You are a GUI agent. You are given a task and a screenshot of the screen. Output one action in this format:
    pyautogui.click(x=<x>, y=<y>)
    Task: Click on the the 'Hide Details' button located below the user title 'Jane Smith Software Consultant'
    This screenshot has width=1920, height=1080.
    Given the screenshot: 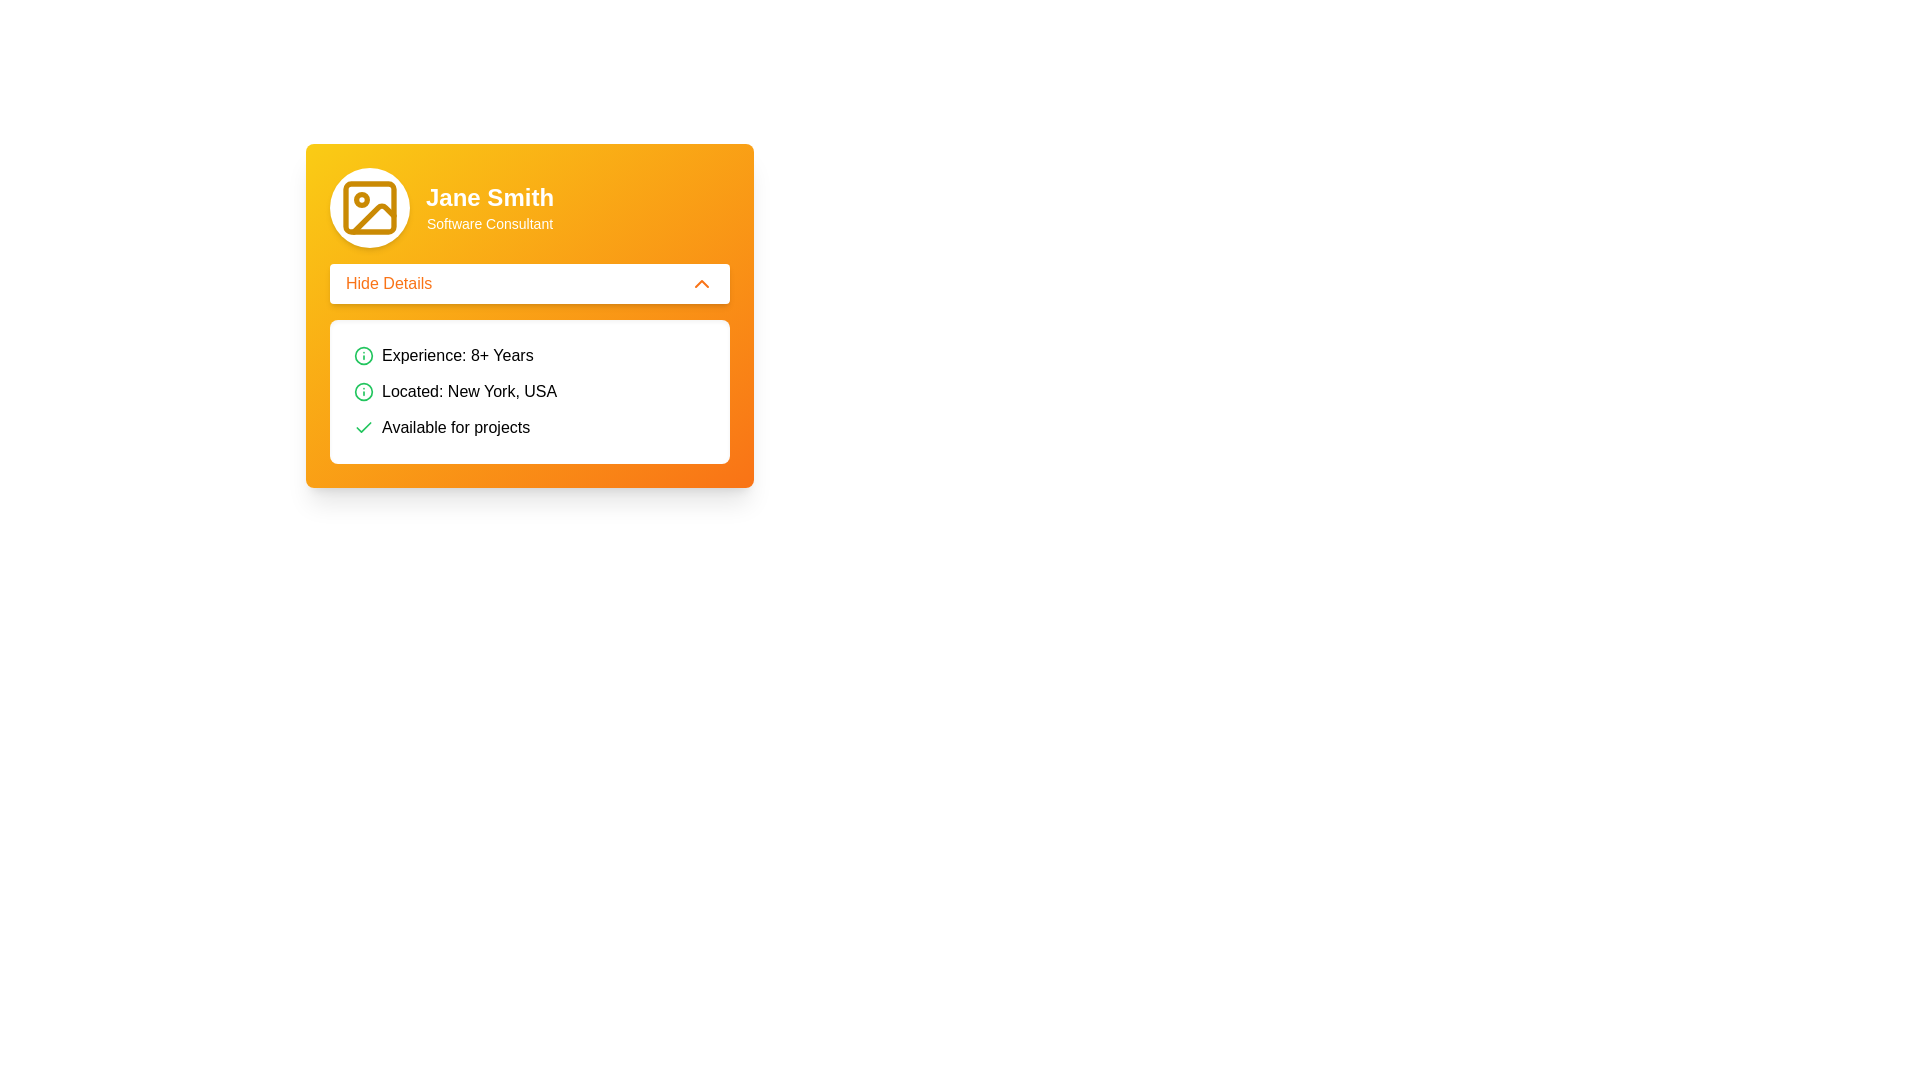 What is the action you would take?
    pyautogui.click(x=529, y=284)
    